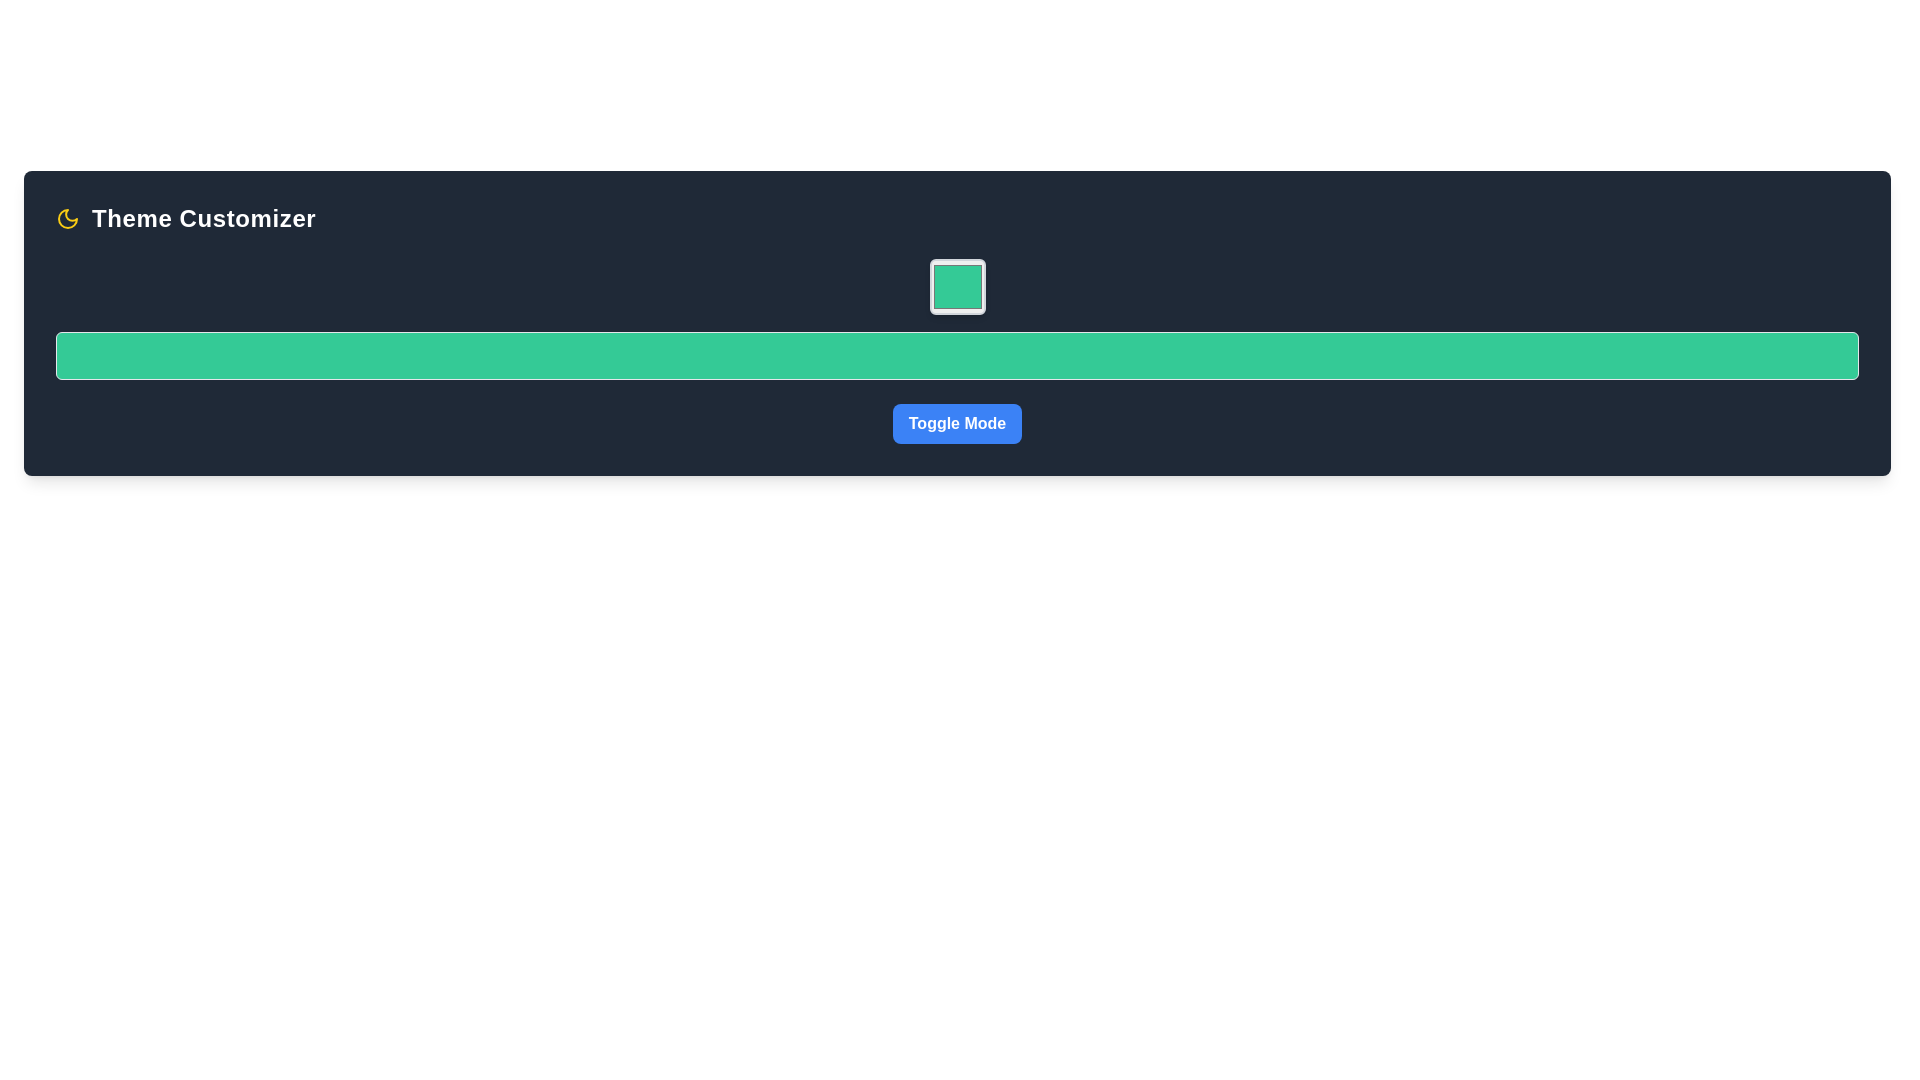 This screenshot has width=1920, height=1080. I want to click on the static text label 'Theme Customizer', which is a bold and large sans-serif text aligned to the left of a moon icon in a dark background area, so click(204, 219).